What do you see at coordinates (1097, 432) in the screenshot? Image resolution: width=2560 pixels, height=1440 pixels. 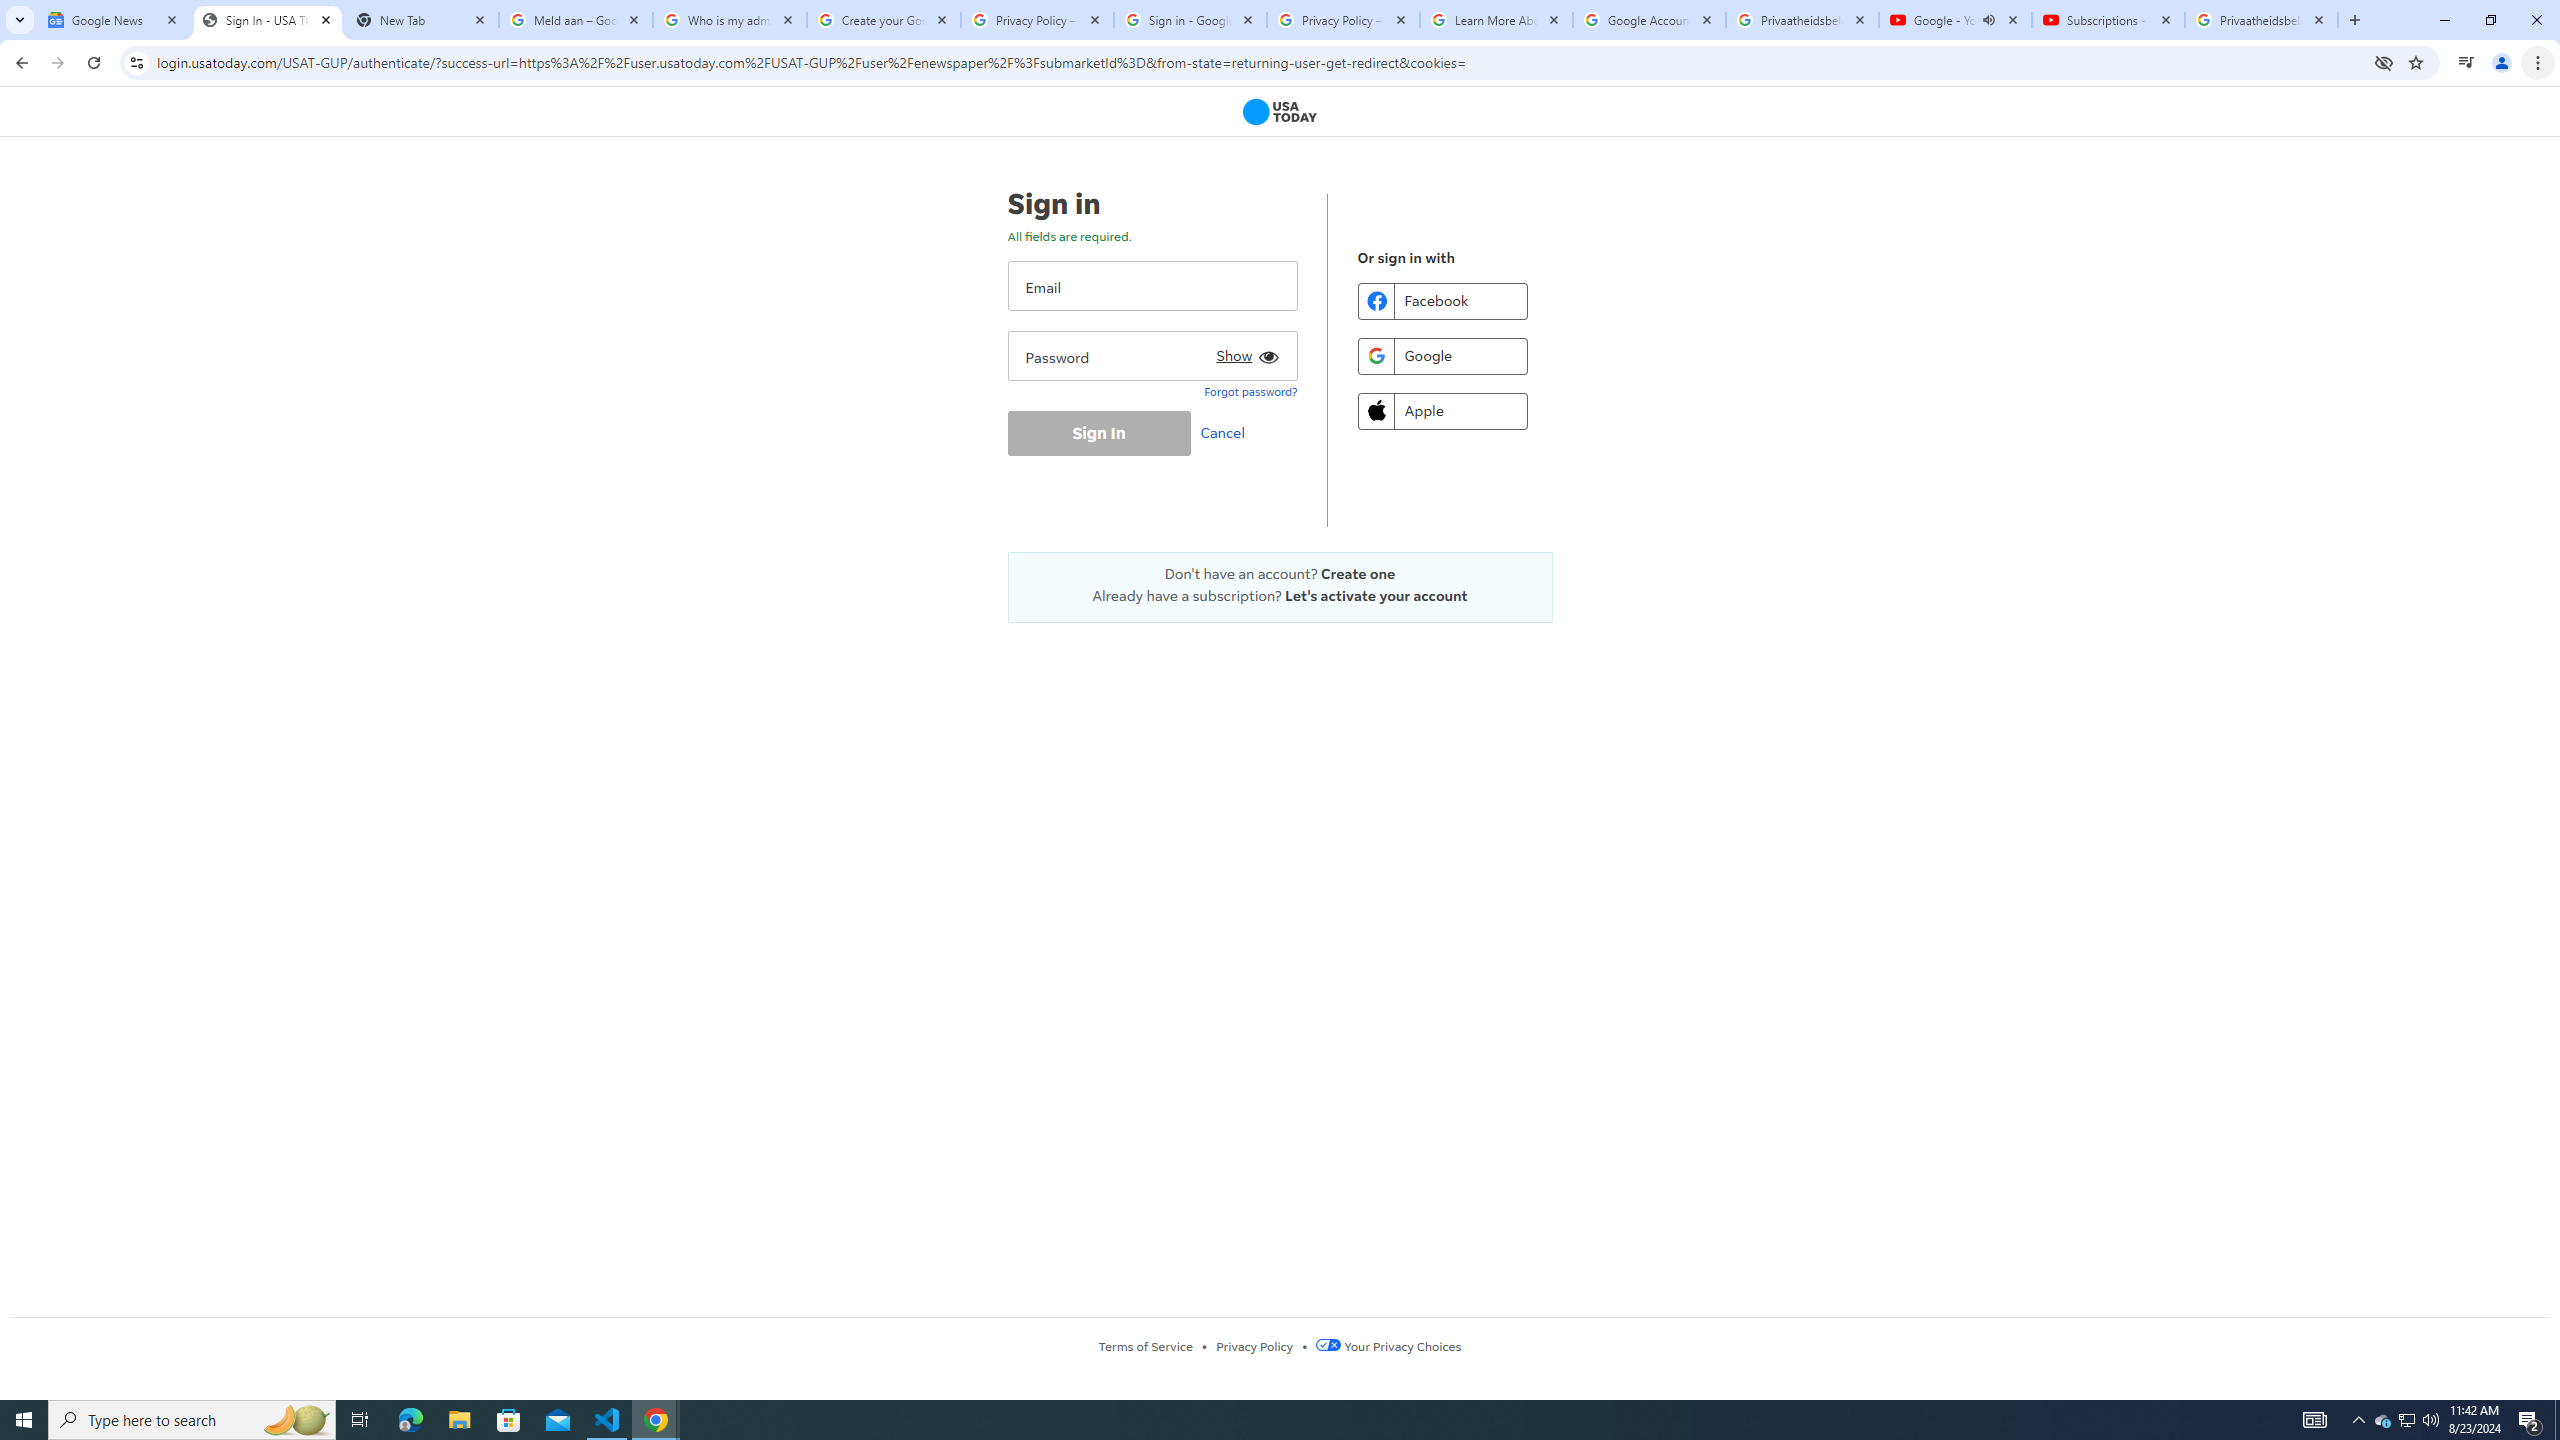 I see `'Sign In'` at bounding box center [1097, 432].